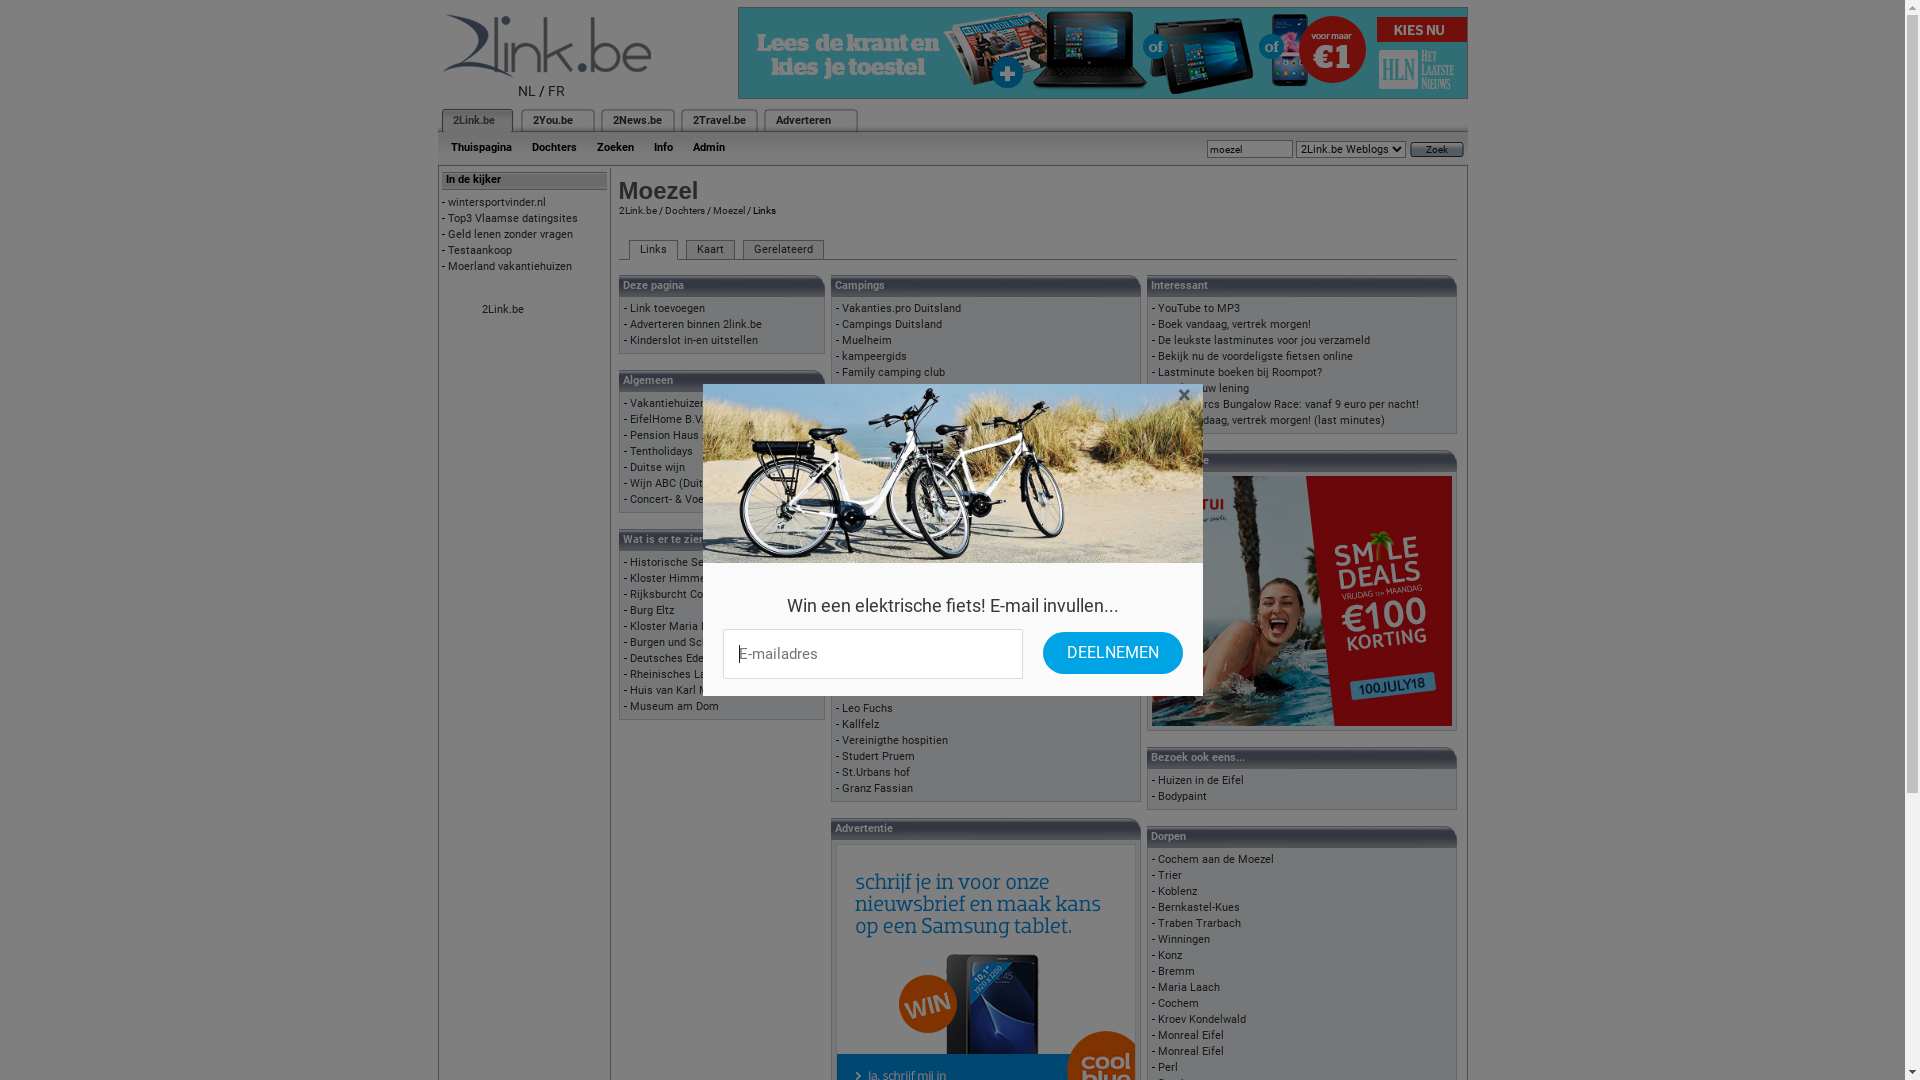 This screenshot has height=1080, width=1920. I want to click on 'Konz', so click(1170, 954).